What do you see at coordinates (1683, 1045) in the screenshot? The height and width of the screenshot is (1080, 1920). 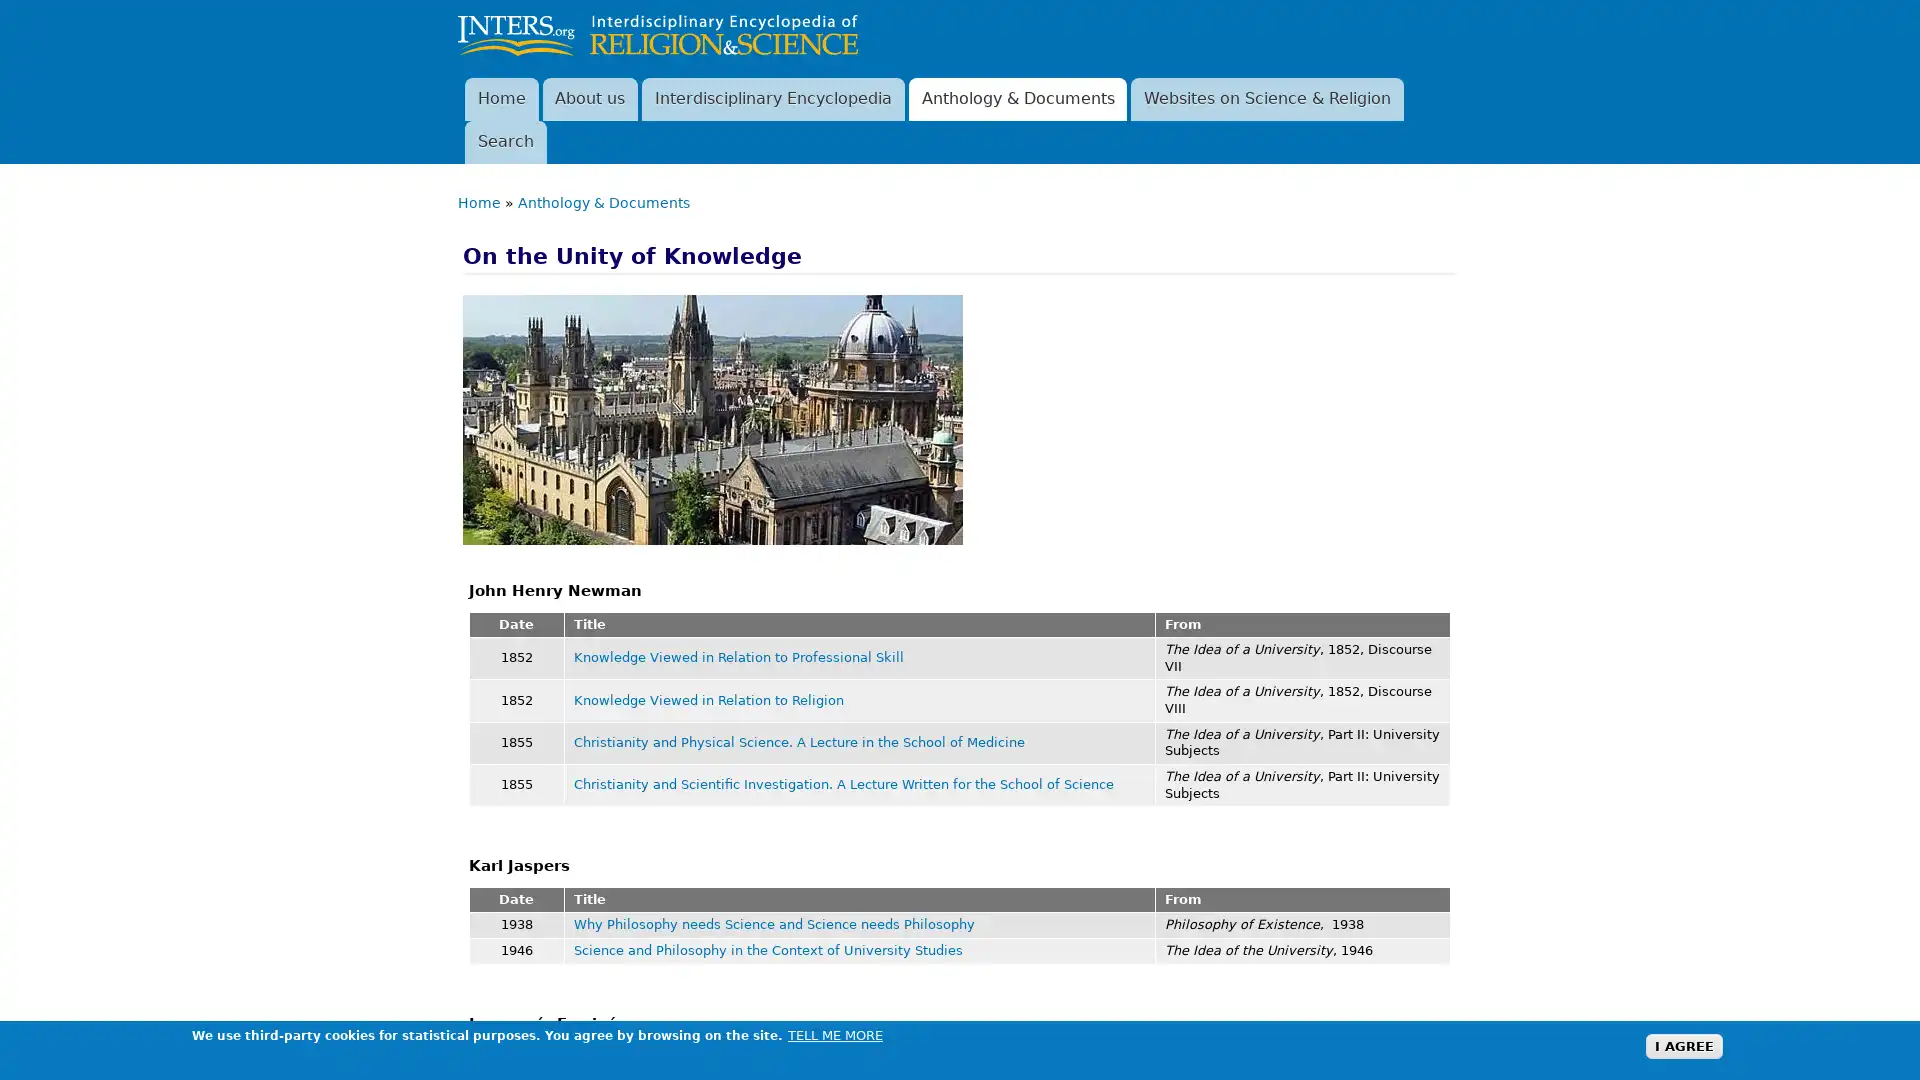 I see `I AGREE` at bounding box center [1683, 1045].